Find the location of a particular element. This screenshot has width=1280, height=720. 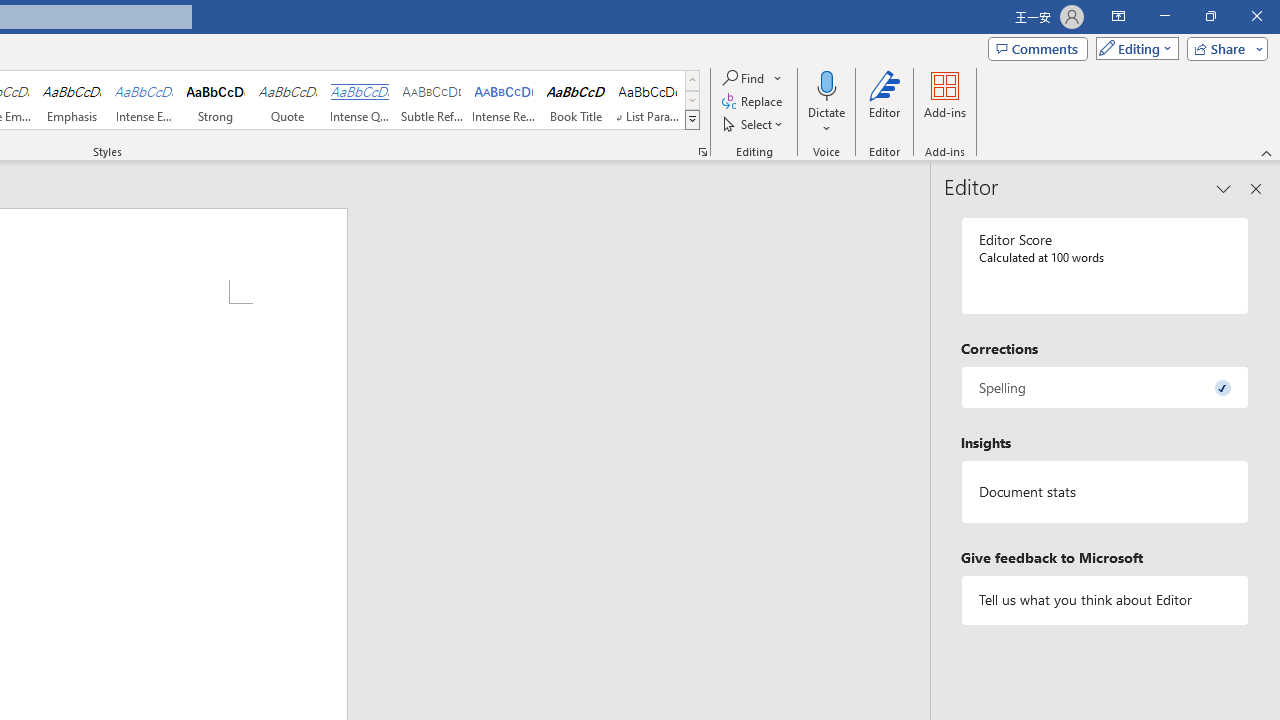

'Book Title' is located at coordinates (575, 100).